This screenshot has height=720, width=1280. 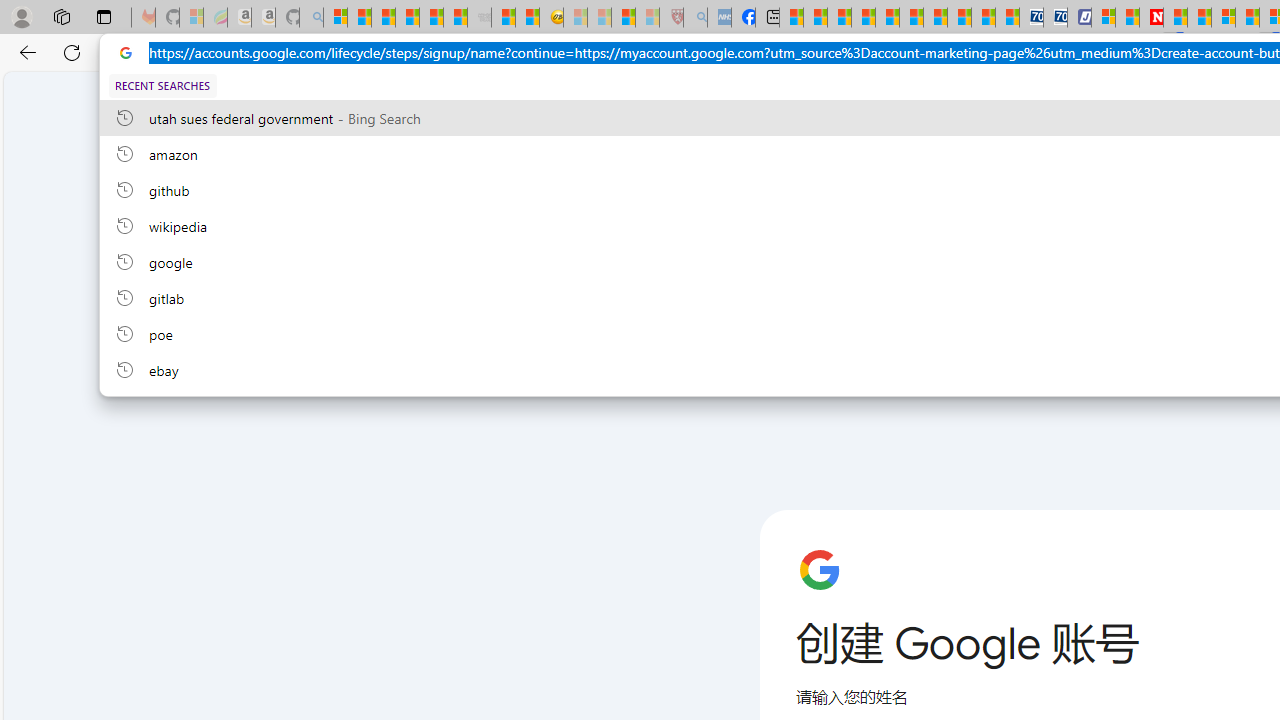 What do you see at coordinates (647, 17) in the screenshot?
I see `'12 Popular Science Lies that Must be Corrected - Sleeping'` at bounding box center [647, 17].